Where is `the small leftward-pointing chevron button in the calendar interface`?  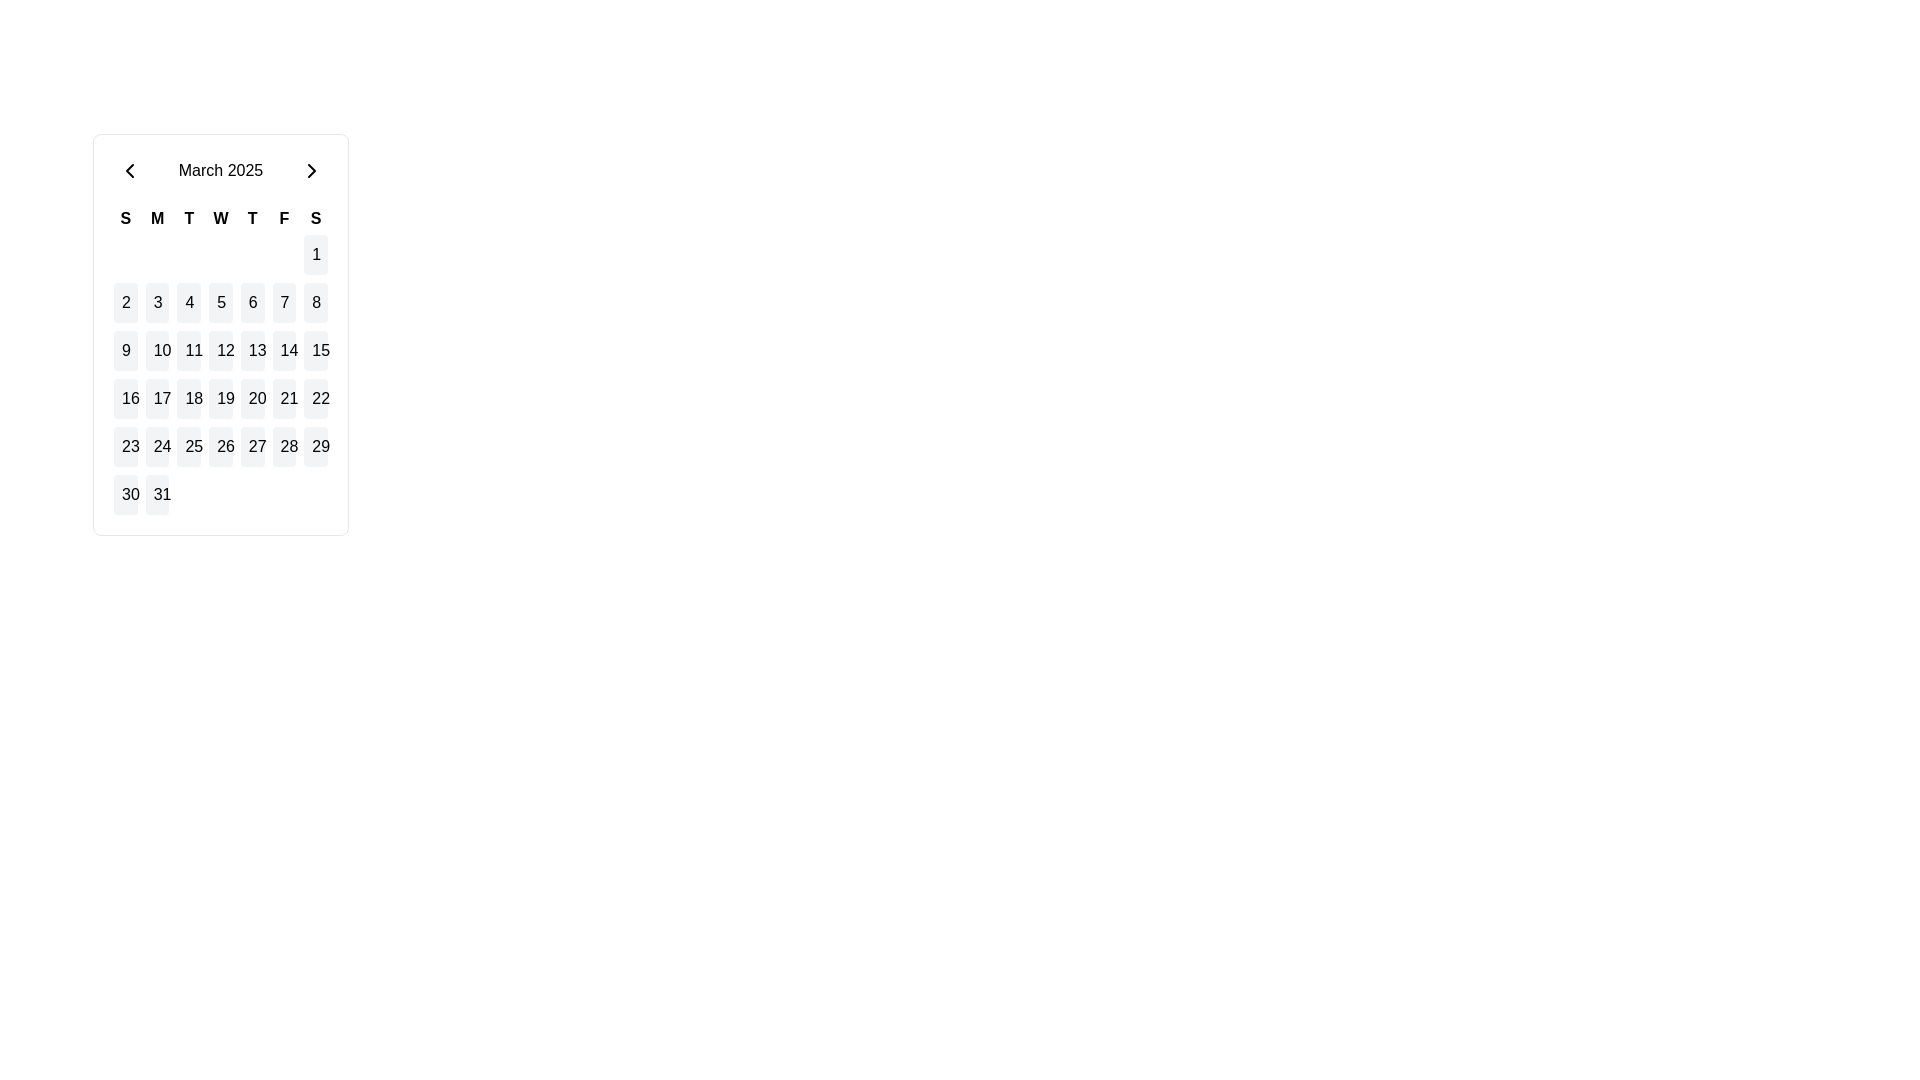 the small leftward-pointing chevron button in the calendar interface is located at coordinates (128, 169).